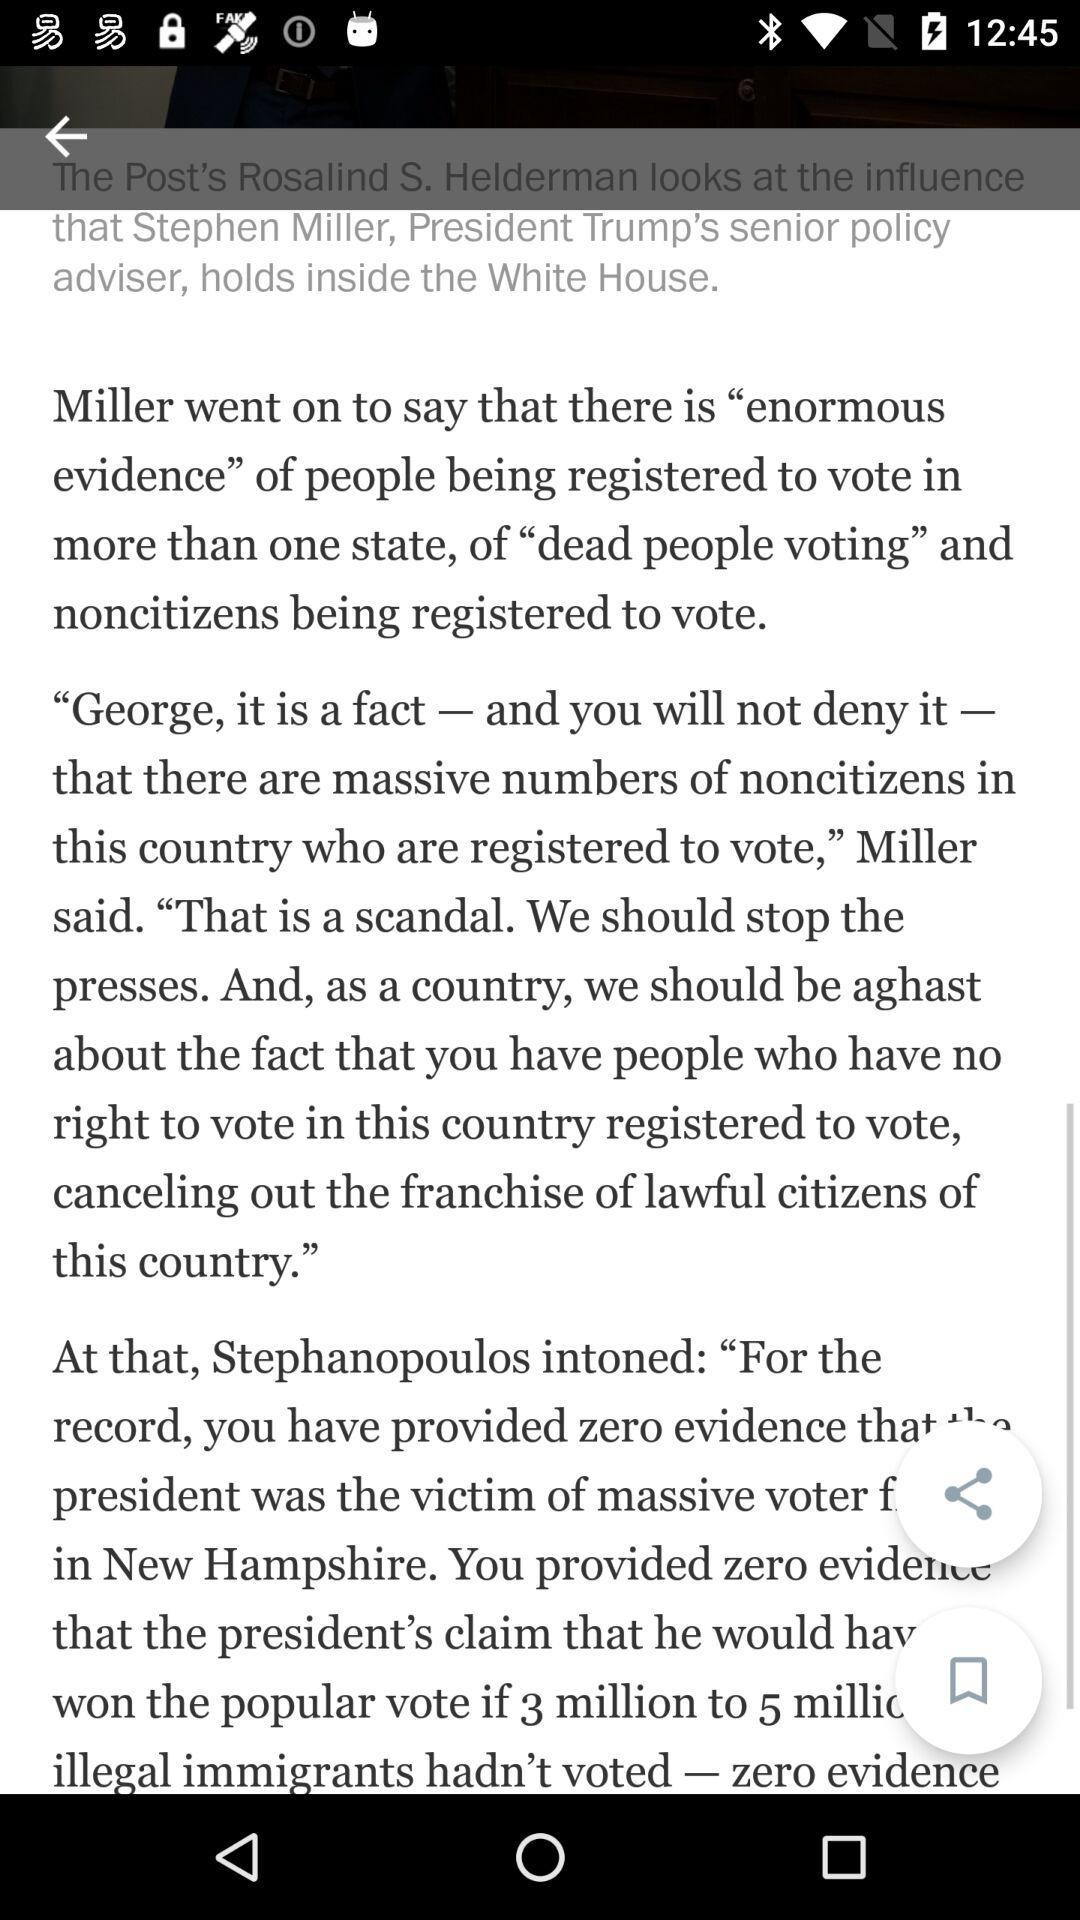 The height and width of the screenshot is (1920, 1080). I want to click on the arrow_backward icon, so click(64, 135).